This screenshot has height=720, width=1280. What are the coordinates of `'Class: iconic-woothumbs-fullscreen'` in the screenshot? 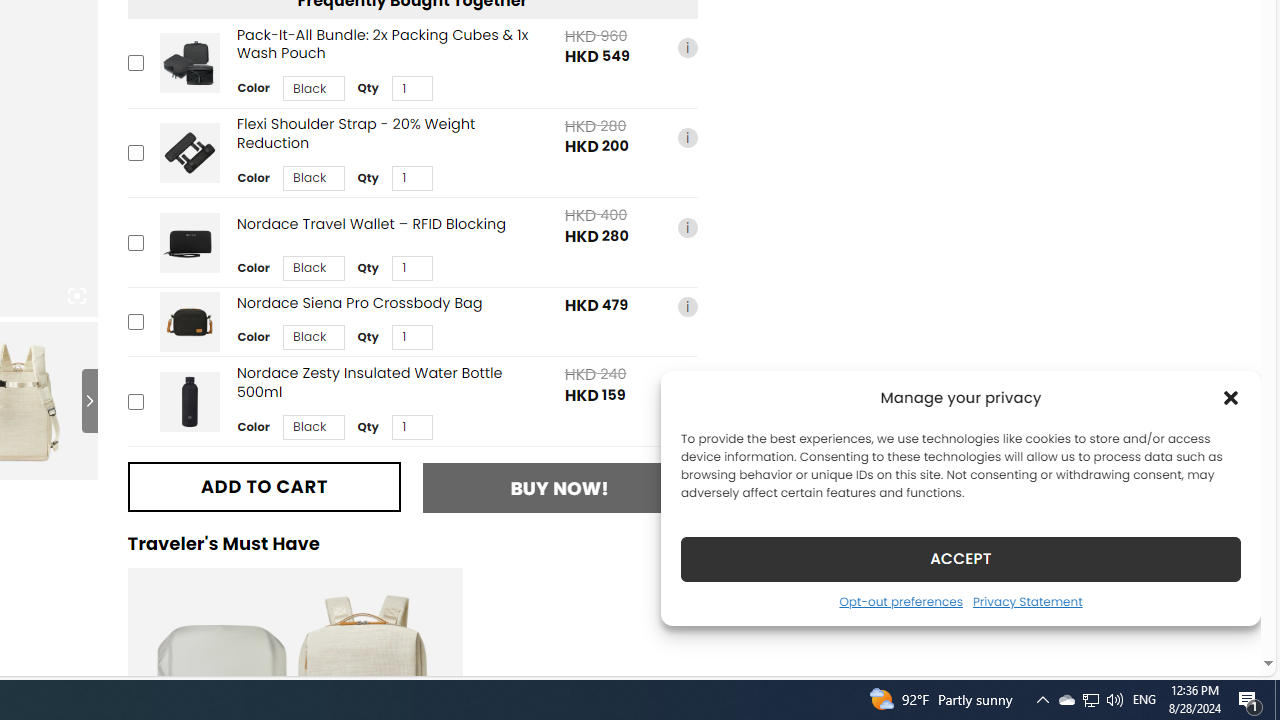 It's located at (76, 296).